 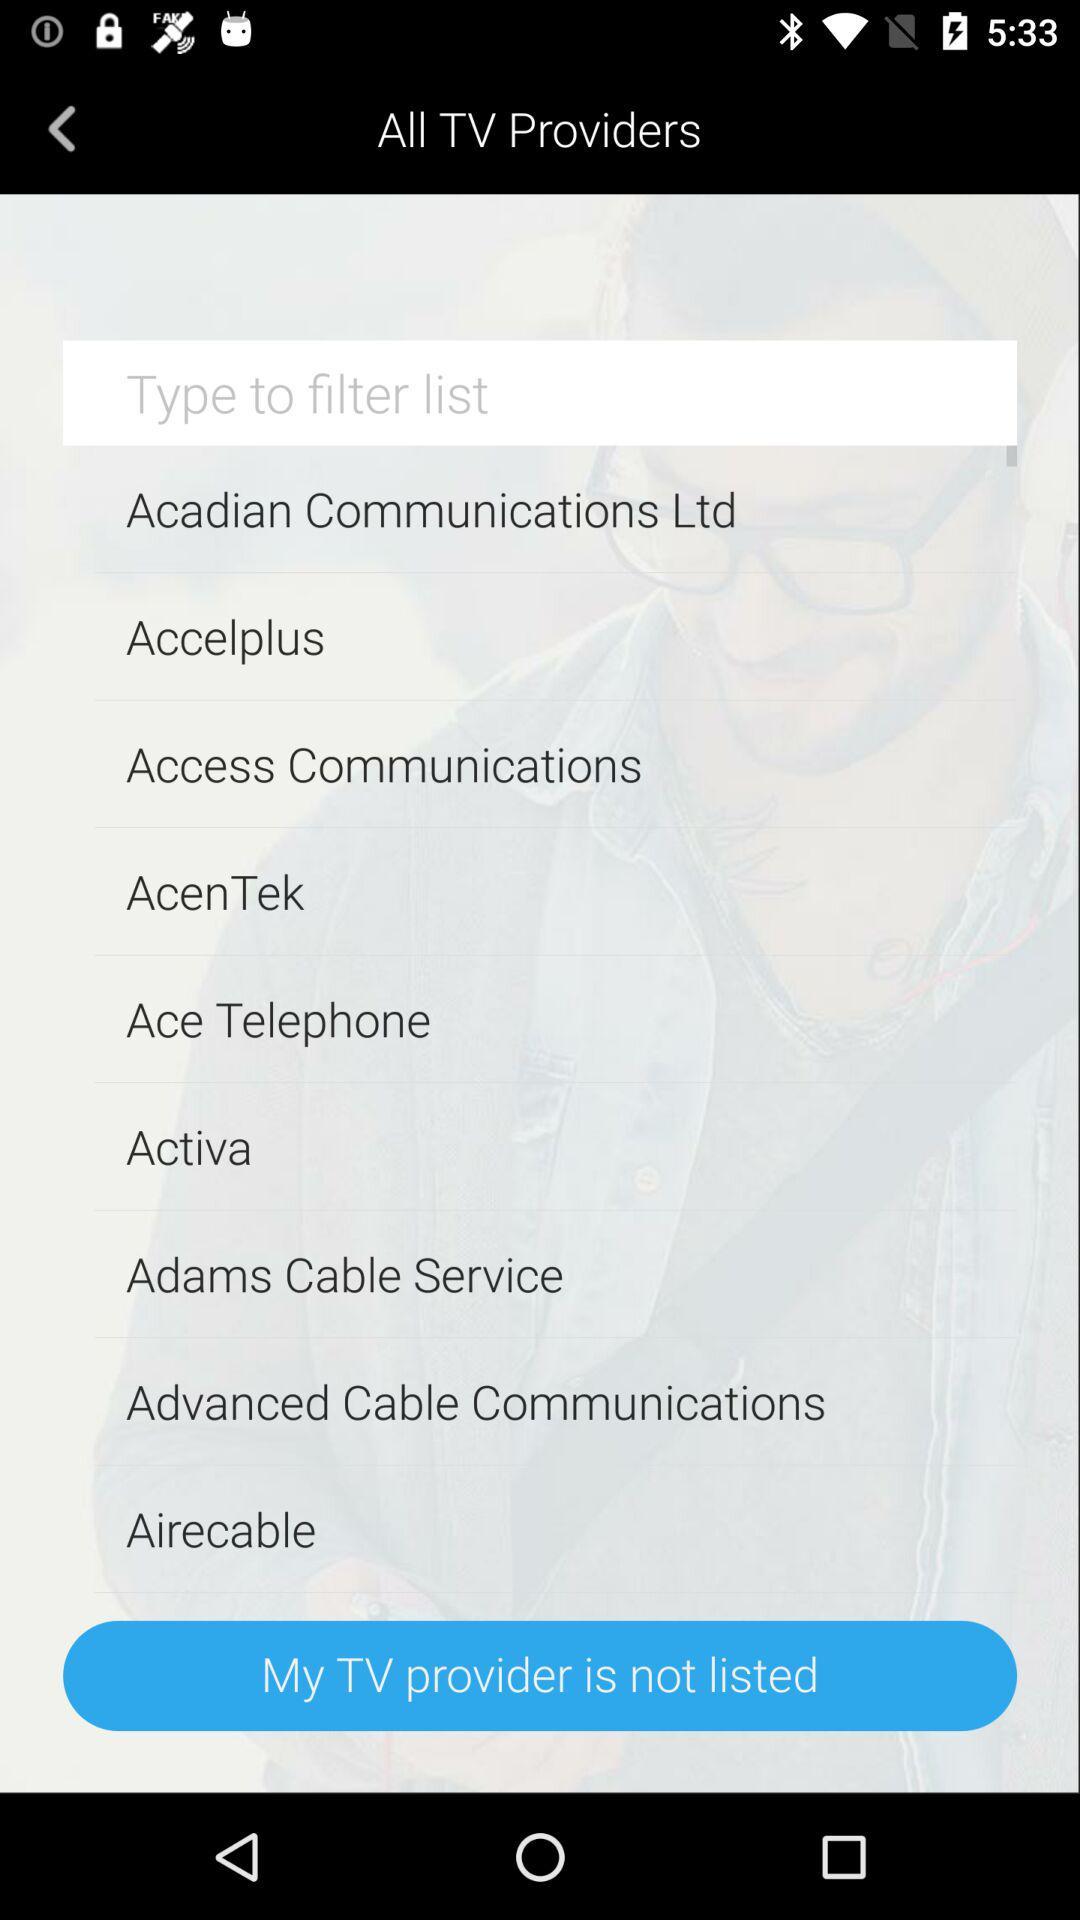 I want to click on the last highlighted option, so click(x=540, y=1675).